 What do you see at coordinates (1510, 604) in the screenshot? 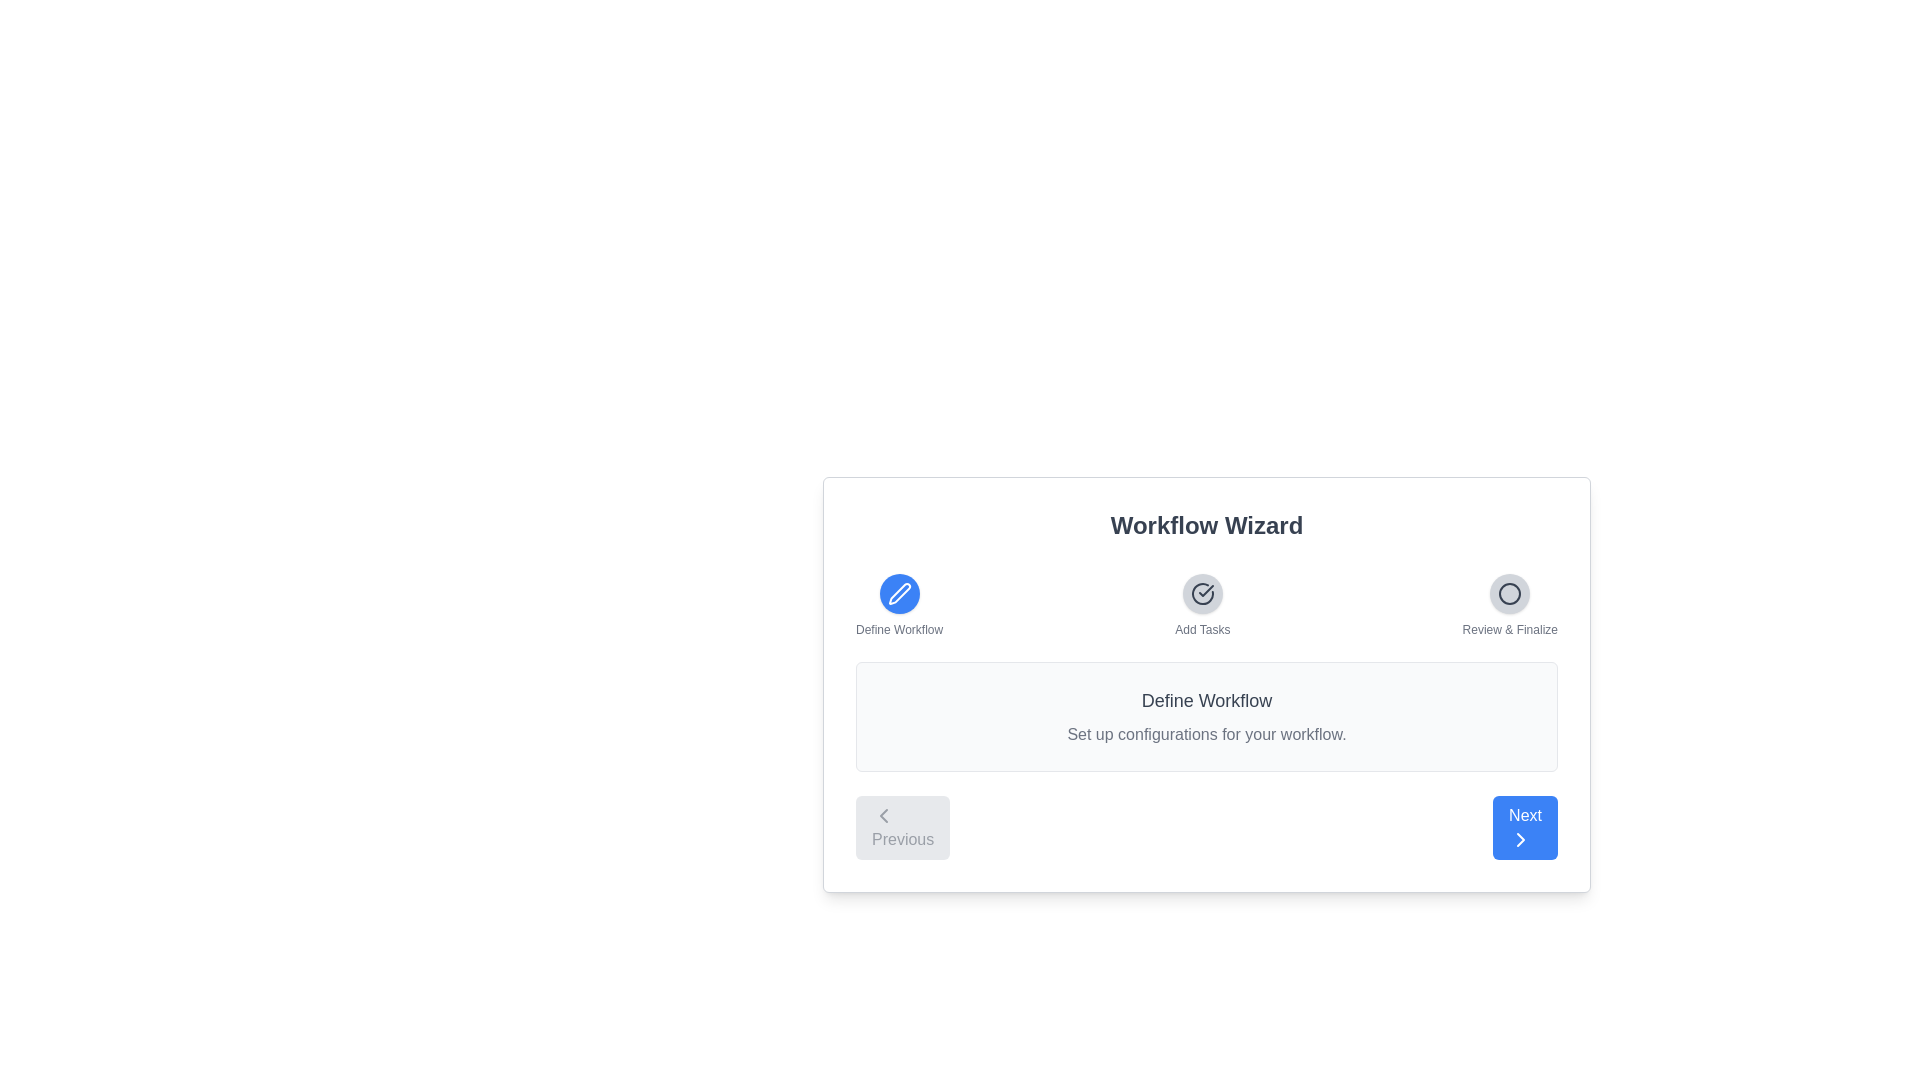
I see `the 'Review & Finalize' static infographic in the 'Workflow Wizard' step navigation component, which indicates the final step of the process` at bounding box center [1510, 604].